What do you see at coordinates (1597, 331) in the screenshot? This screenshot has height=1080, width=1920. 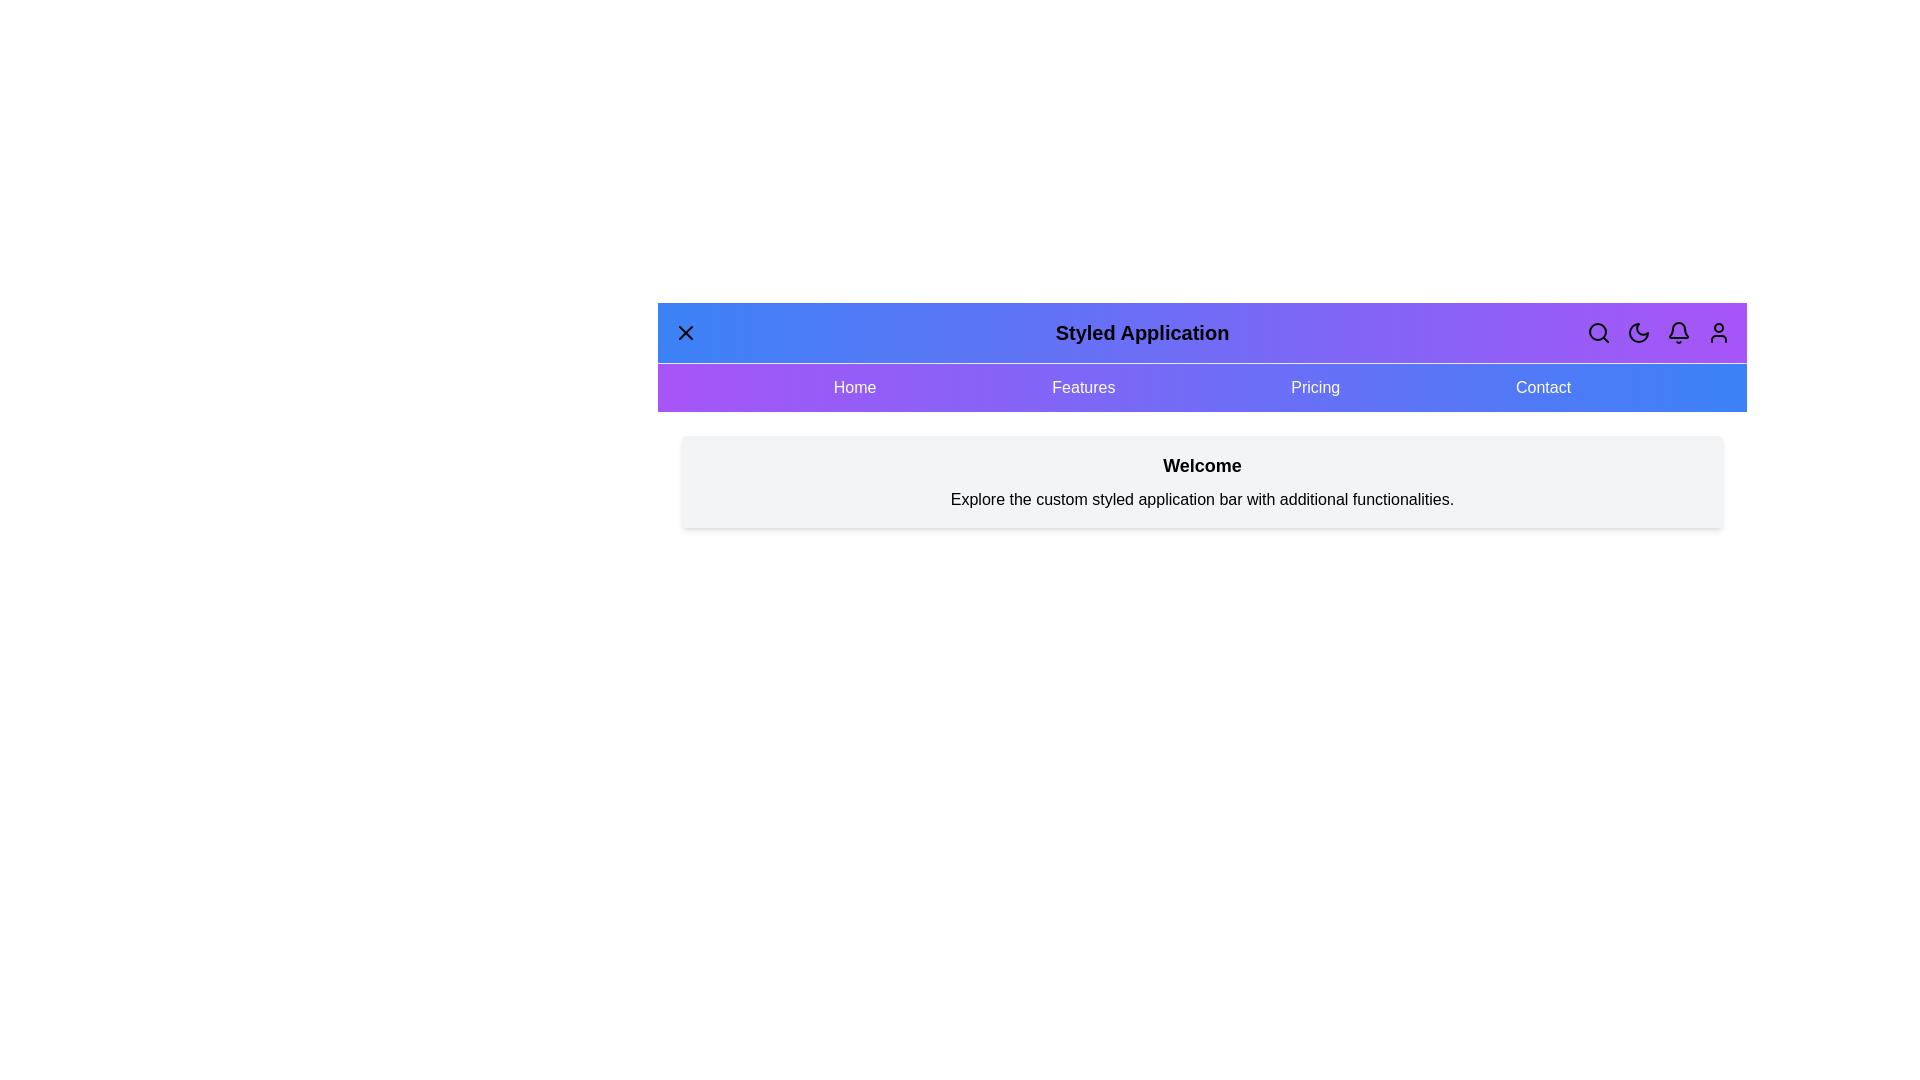 I see `the specified header button Search` at bounding box center [1597, 331].